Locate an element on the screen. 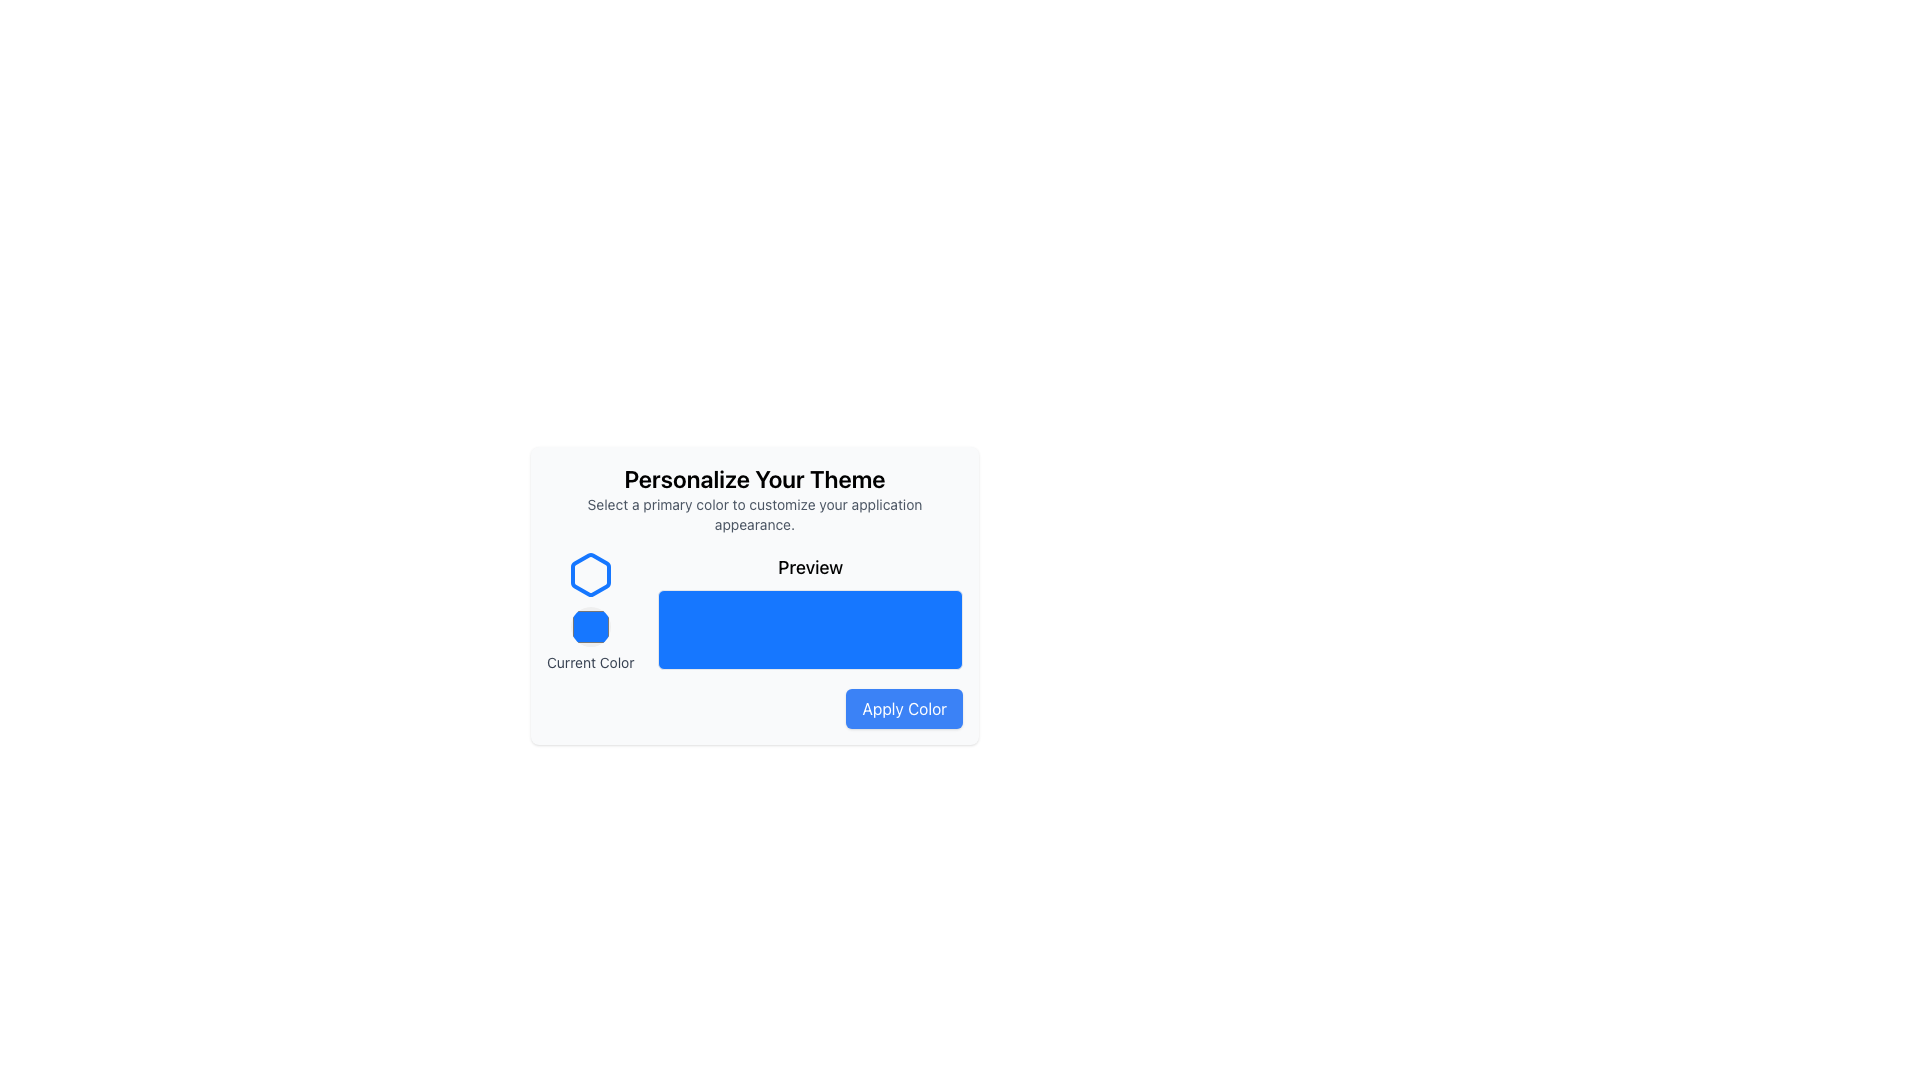  the Display box located centrally within the panel, directly below the text 'Preview' and aligned with 'Current Color' and 'Apply Color' is located at coordinates (753, 595).